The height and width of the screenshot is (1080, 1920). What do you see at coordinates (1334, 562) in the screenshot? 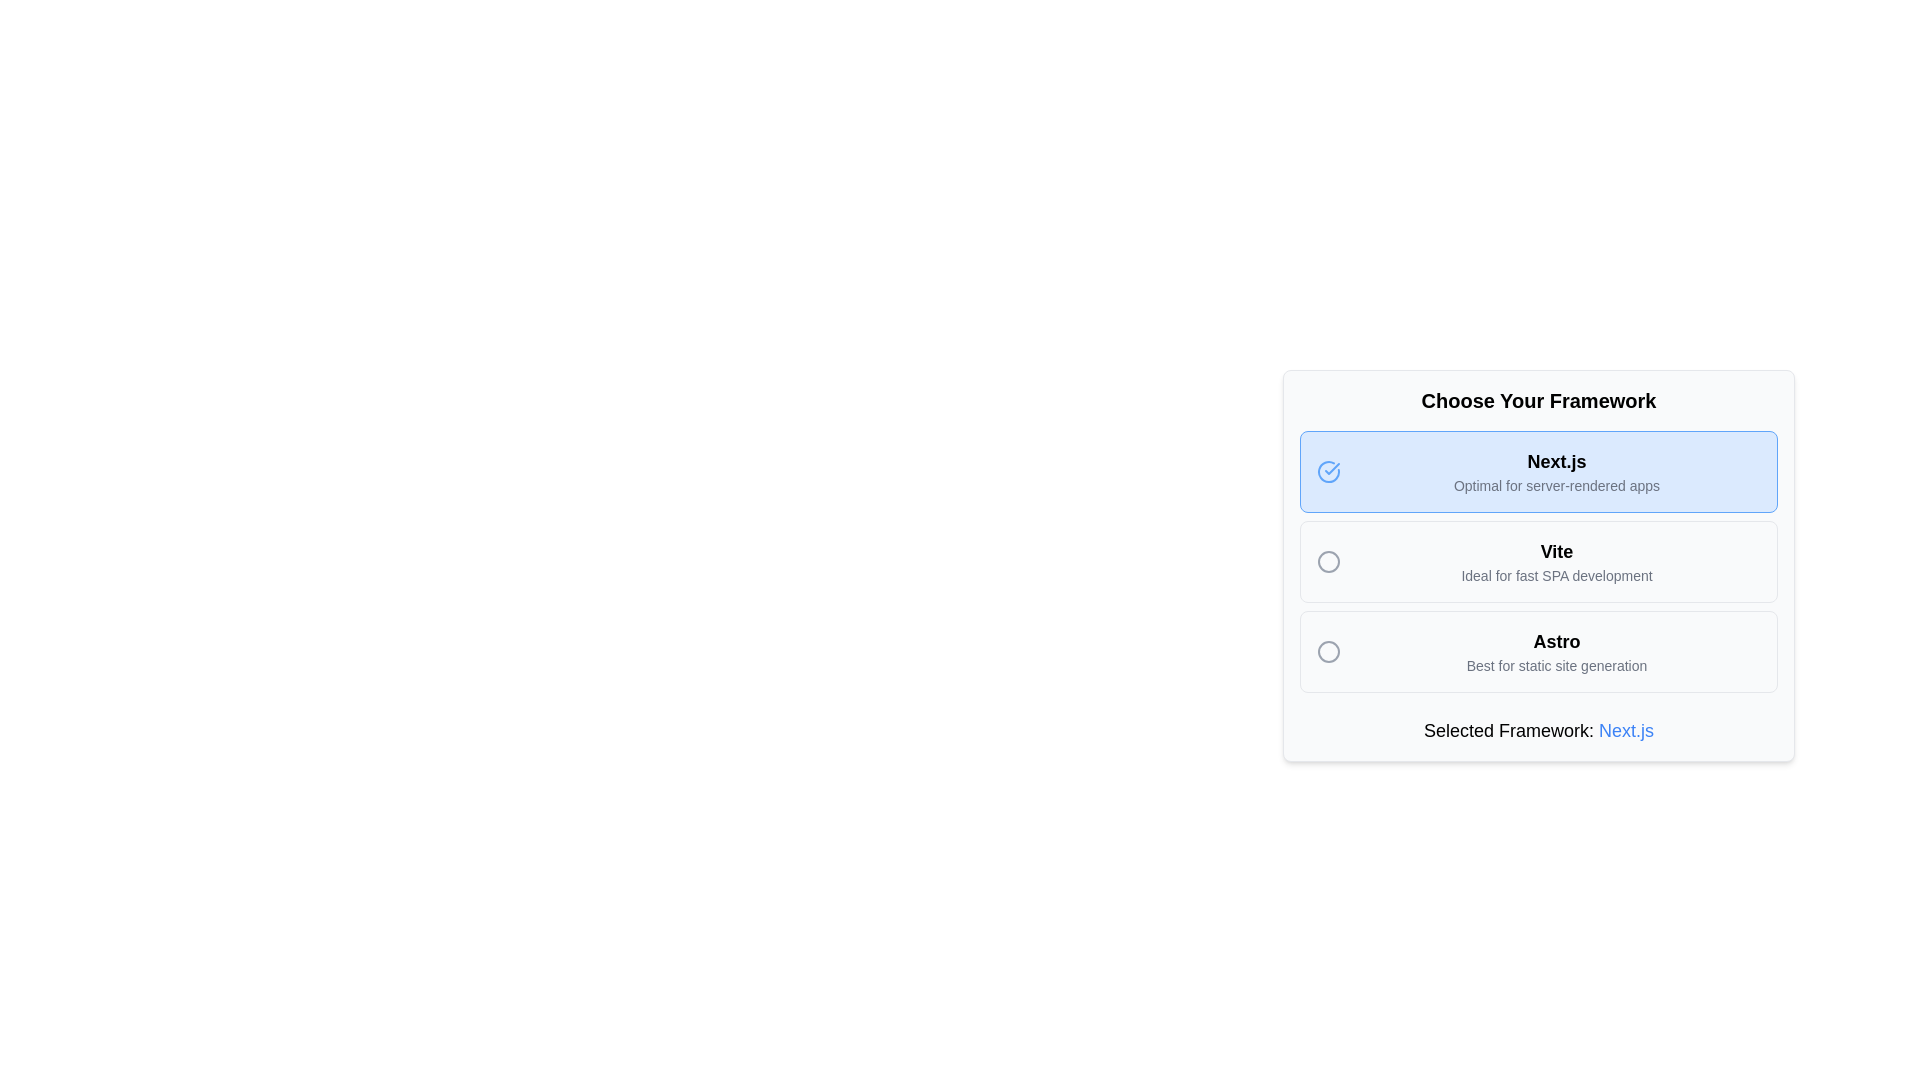
I see `the radio button for 'Vite'` at bounding box center [1334, 562].